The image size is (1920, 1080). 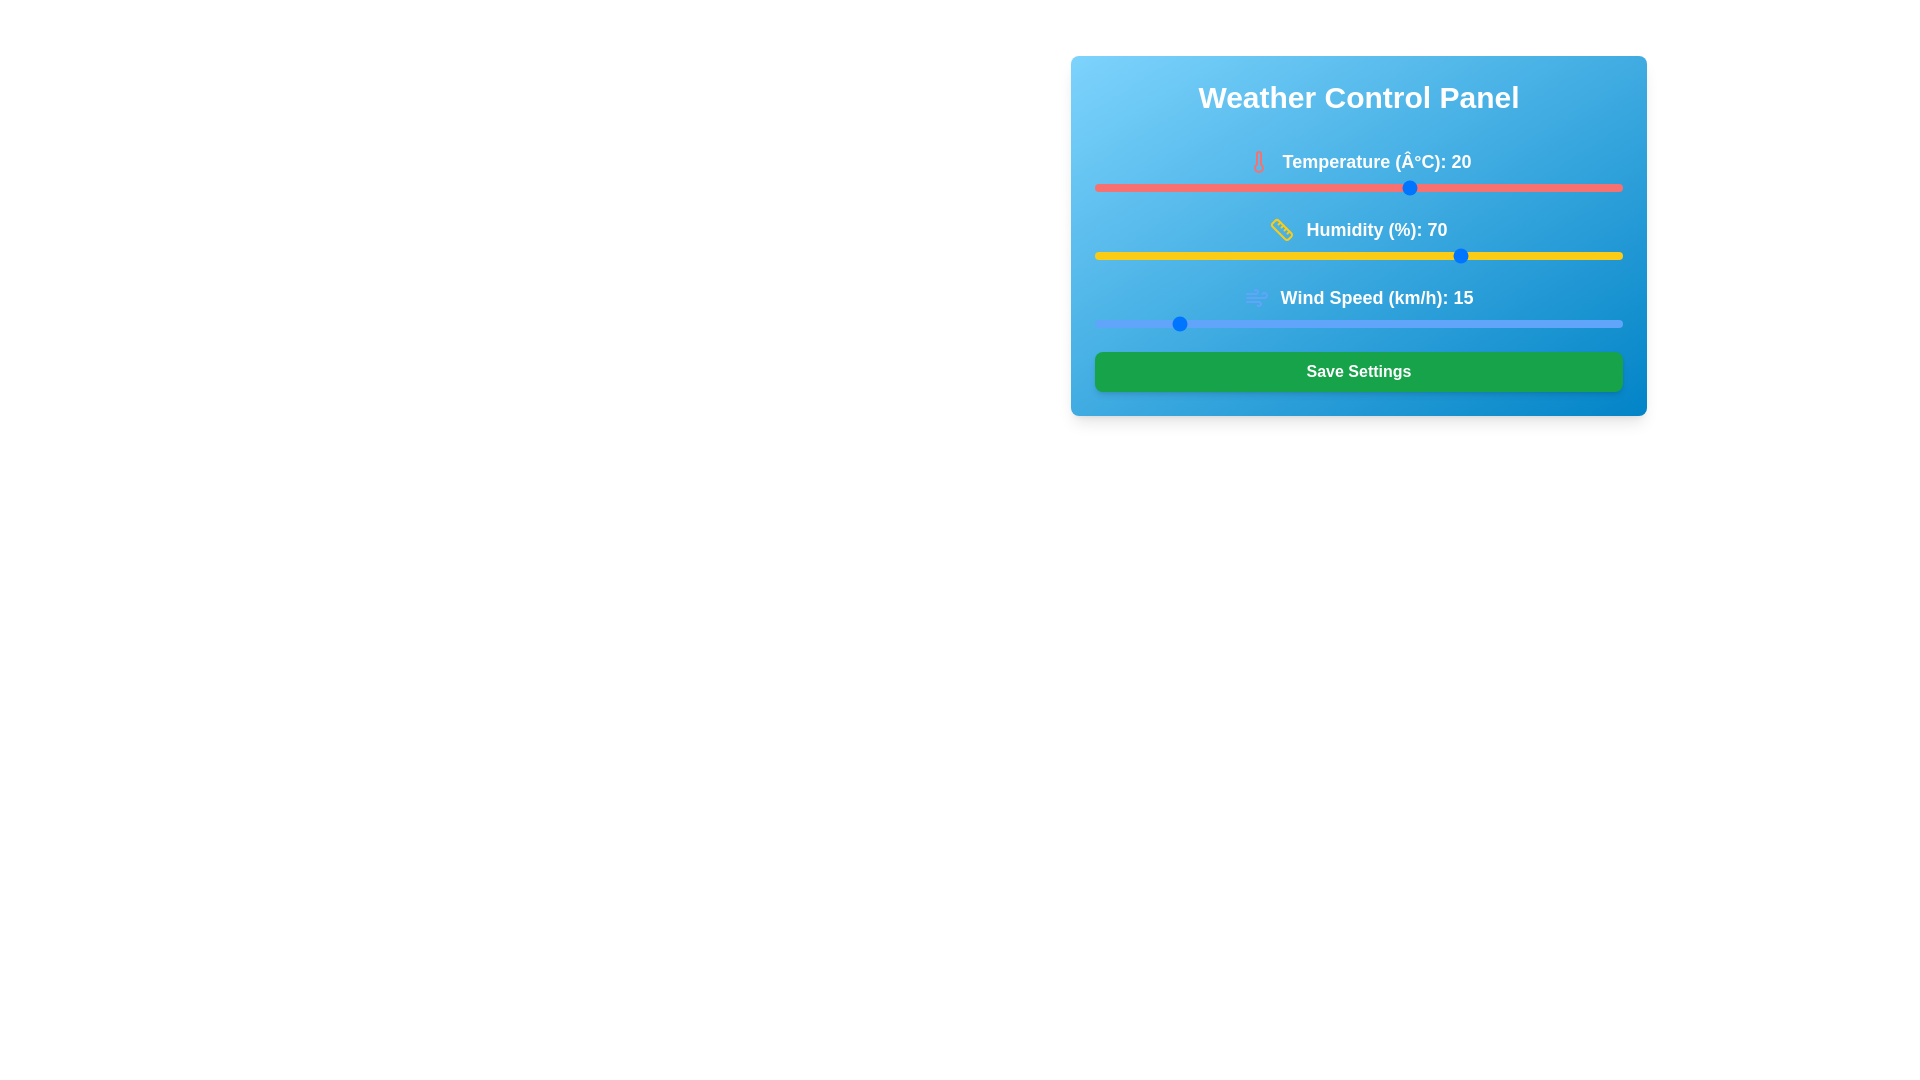 What do you see at coordinates (1376, 297) in the screenshot?
I see `wind speed value displayed on the text label 'Wind Speed (km/h): 15' which is prominently positioned on a blue background with white bold font` at bounding box center [1376, 297].